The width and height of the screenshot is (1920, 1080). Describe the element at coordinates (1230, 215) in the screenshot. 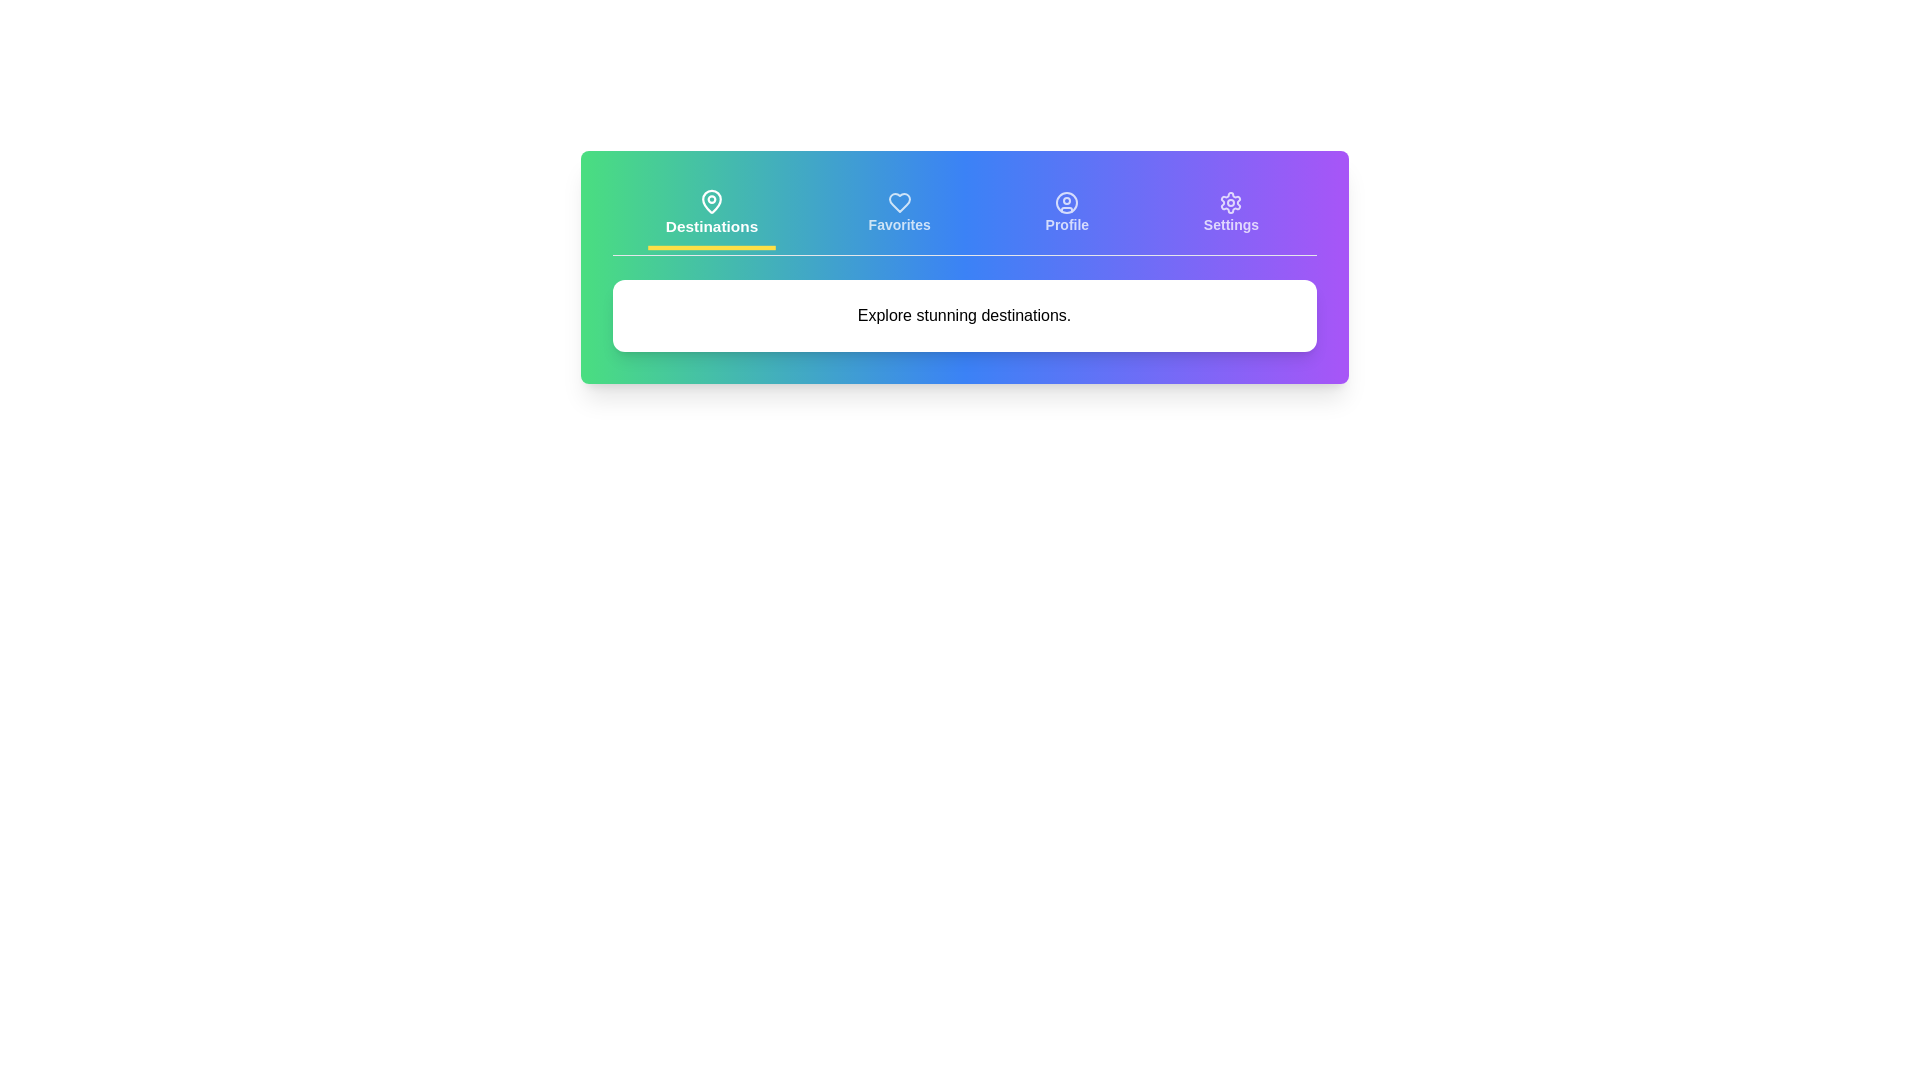

I see `the tab labeled Settings to preview its state change` at that location.